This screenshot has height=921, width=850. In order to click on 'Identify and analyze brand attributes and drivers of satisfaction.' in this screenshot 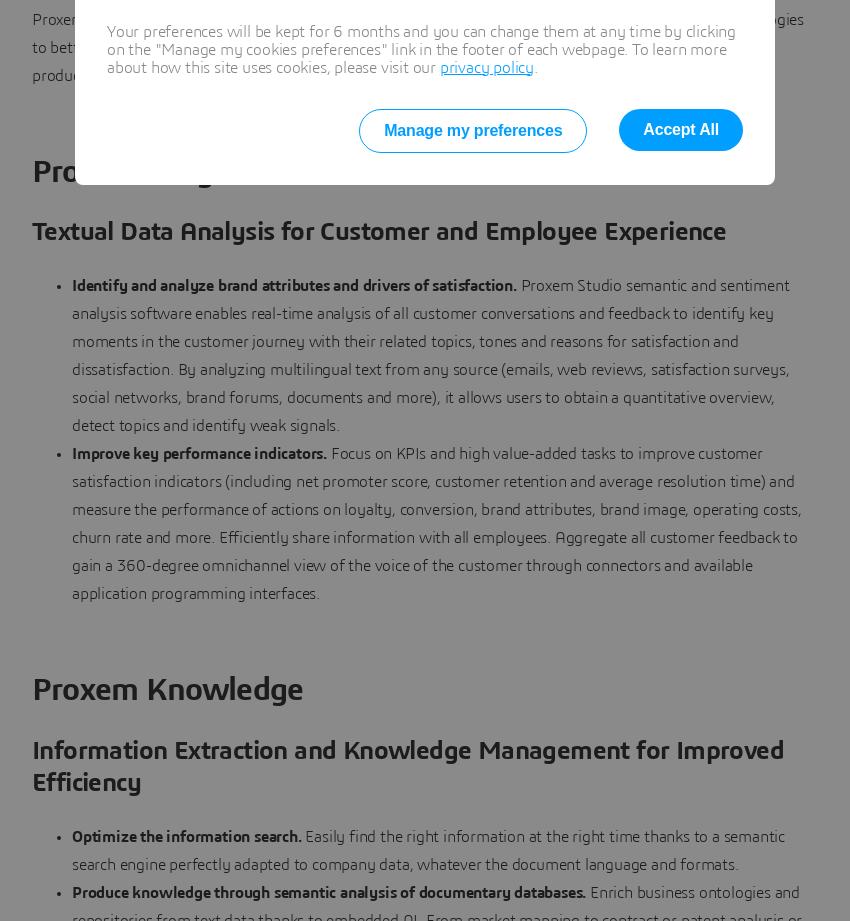, I will do `click(294, 284)`.